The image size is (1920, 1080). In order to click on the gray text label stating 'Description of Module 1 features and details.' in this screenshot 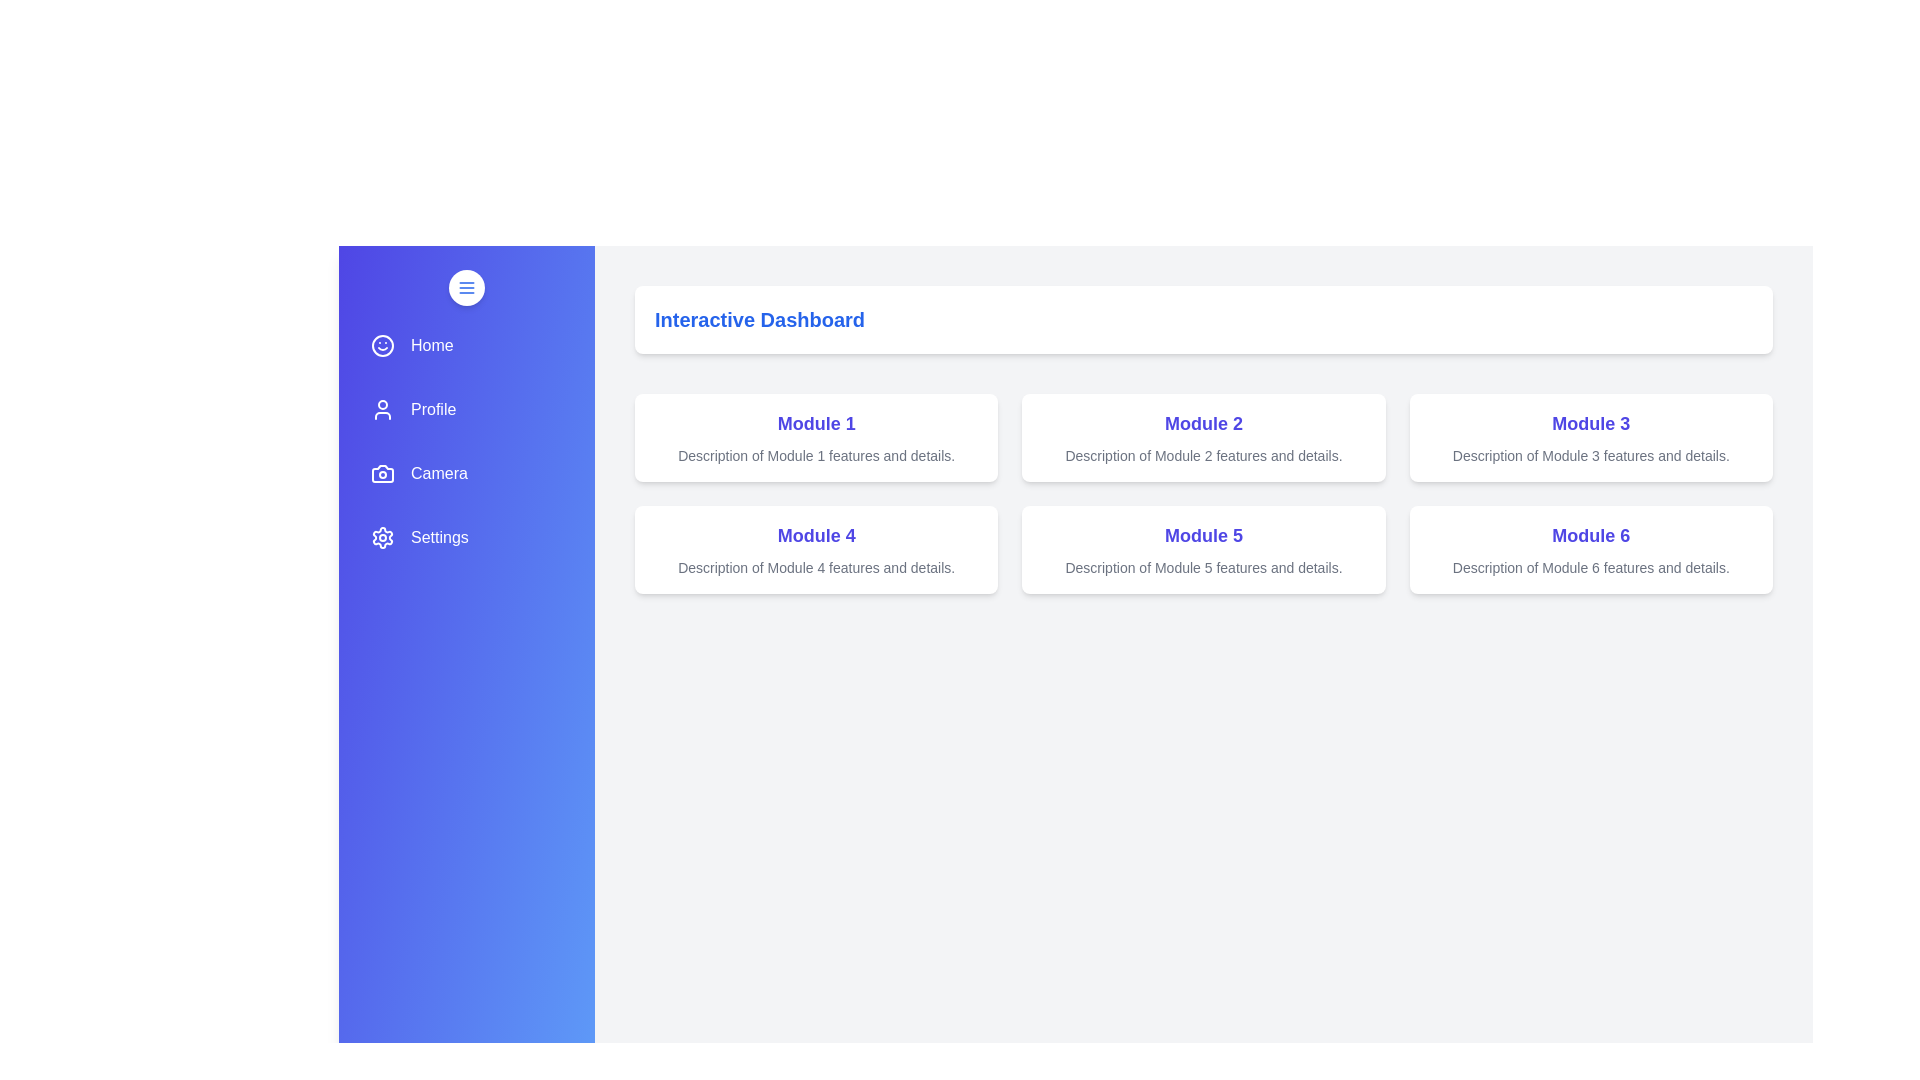, I will do `click(816, 455)`.